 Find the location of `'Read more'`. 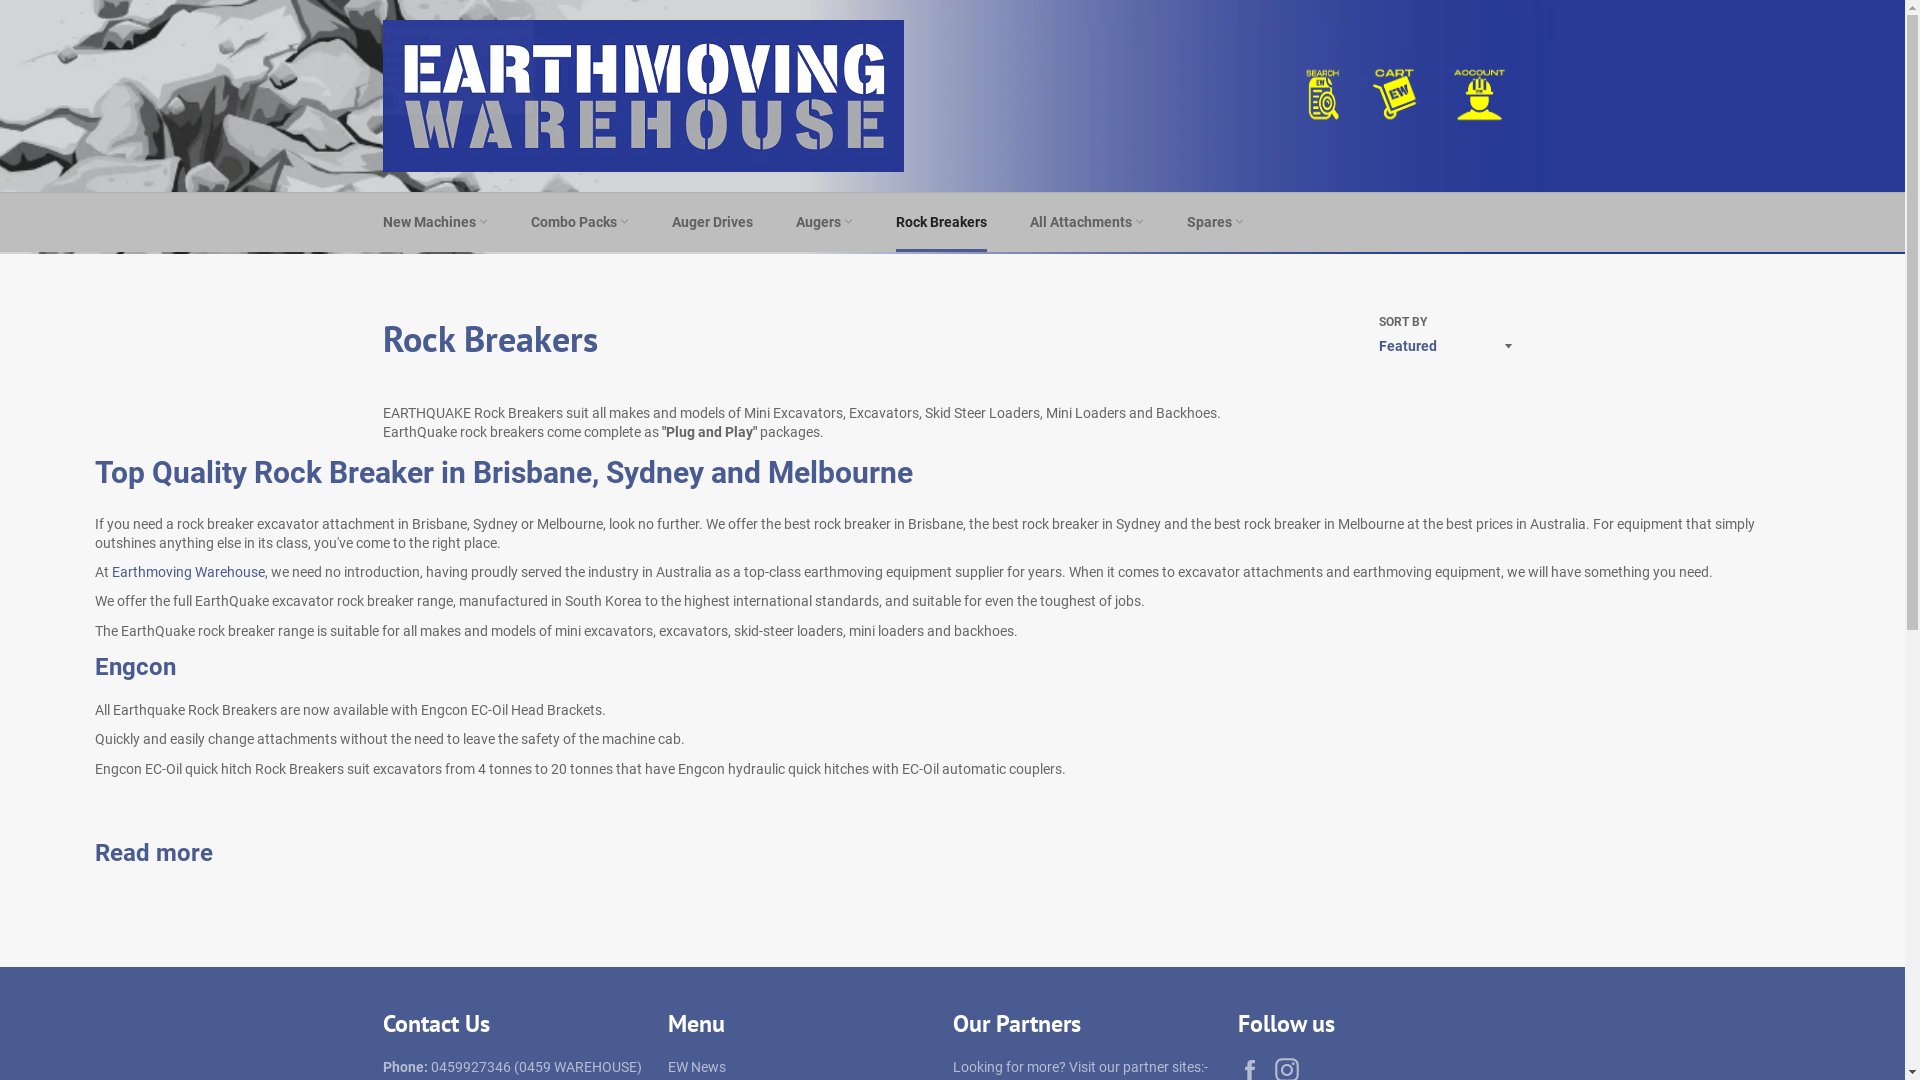

'Read more' is located at coordinates (94, 852).